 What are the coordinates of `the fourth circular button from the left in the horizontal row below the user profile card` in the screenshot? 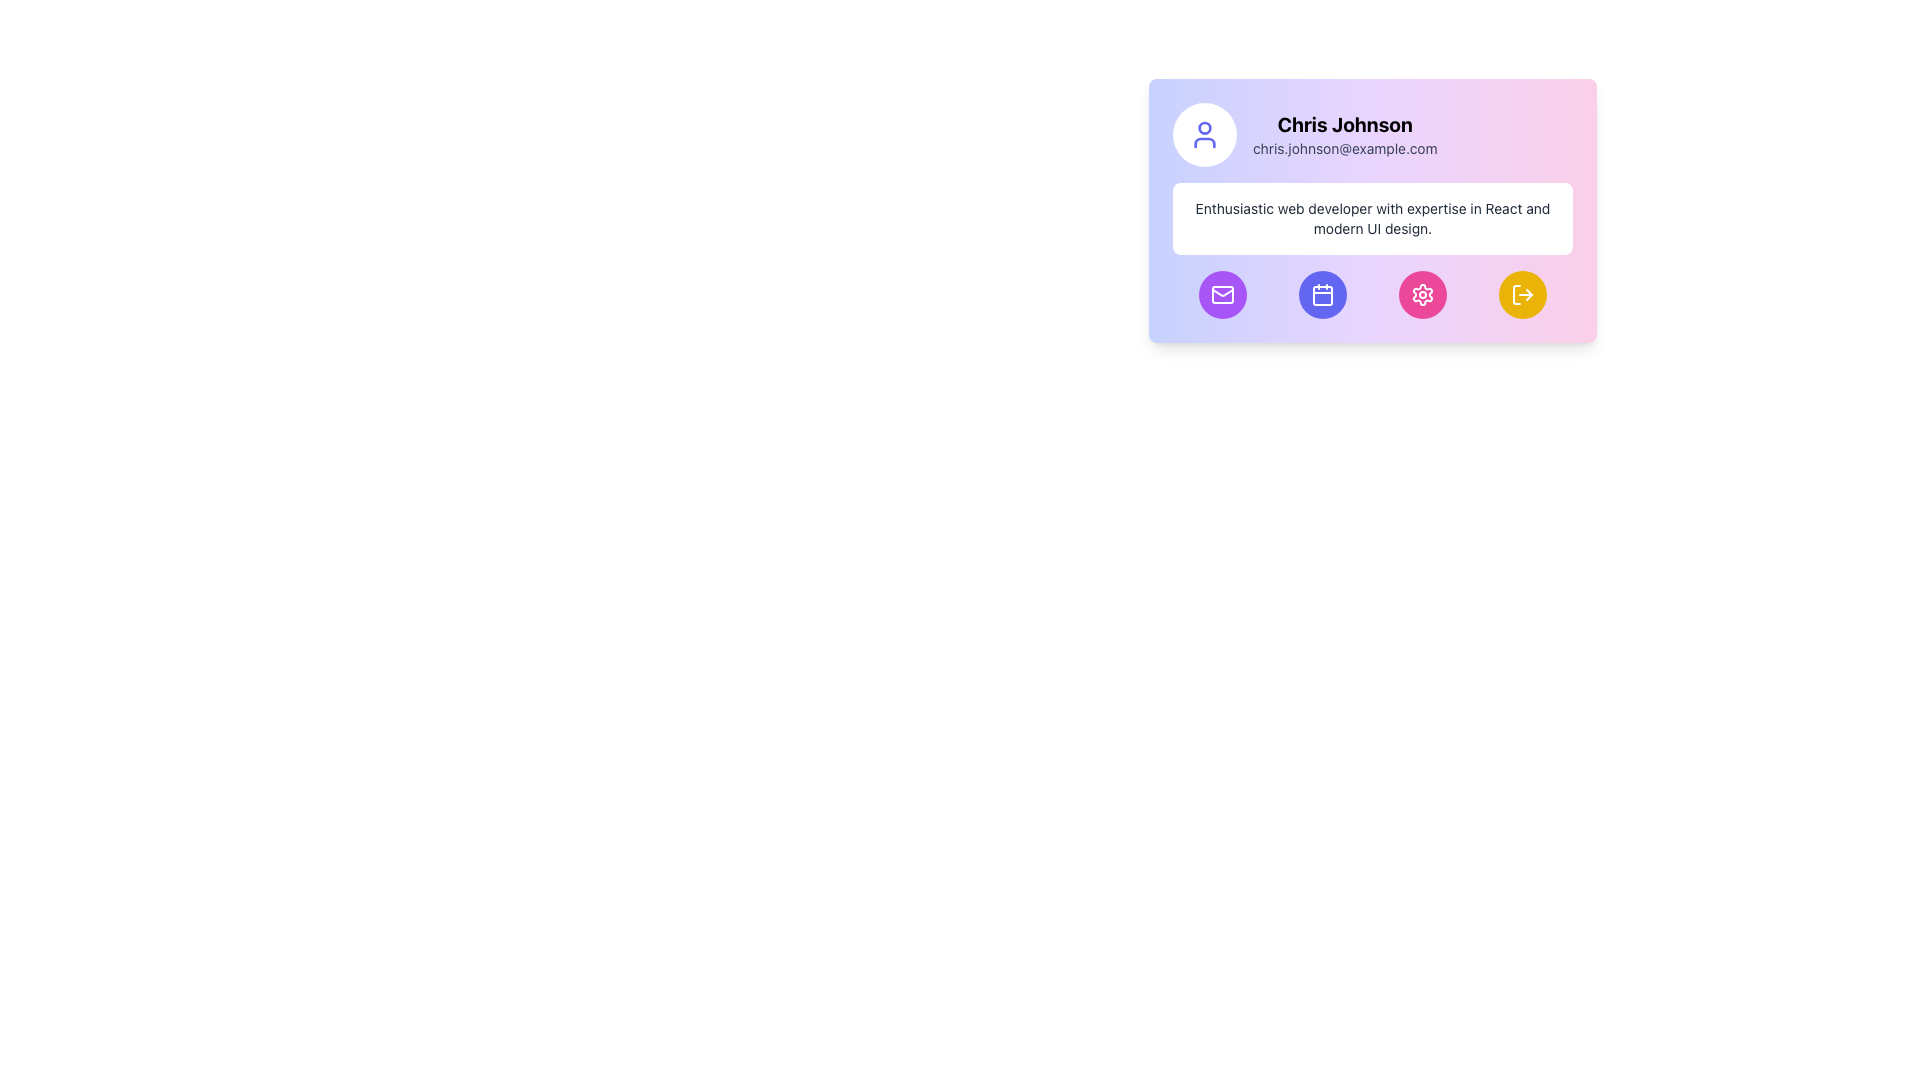 It's located at (1421, 294).